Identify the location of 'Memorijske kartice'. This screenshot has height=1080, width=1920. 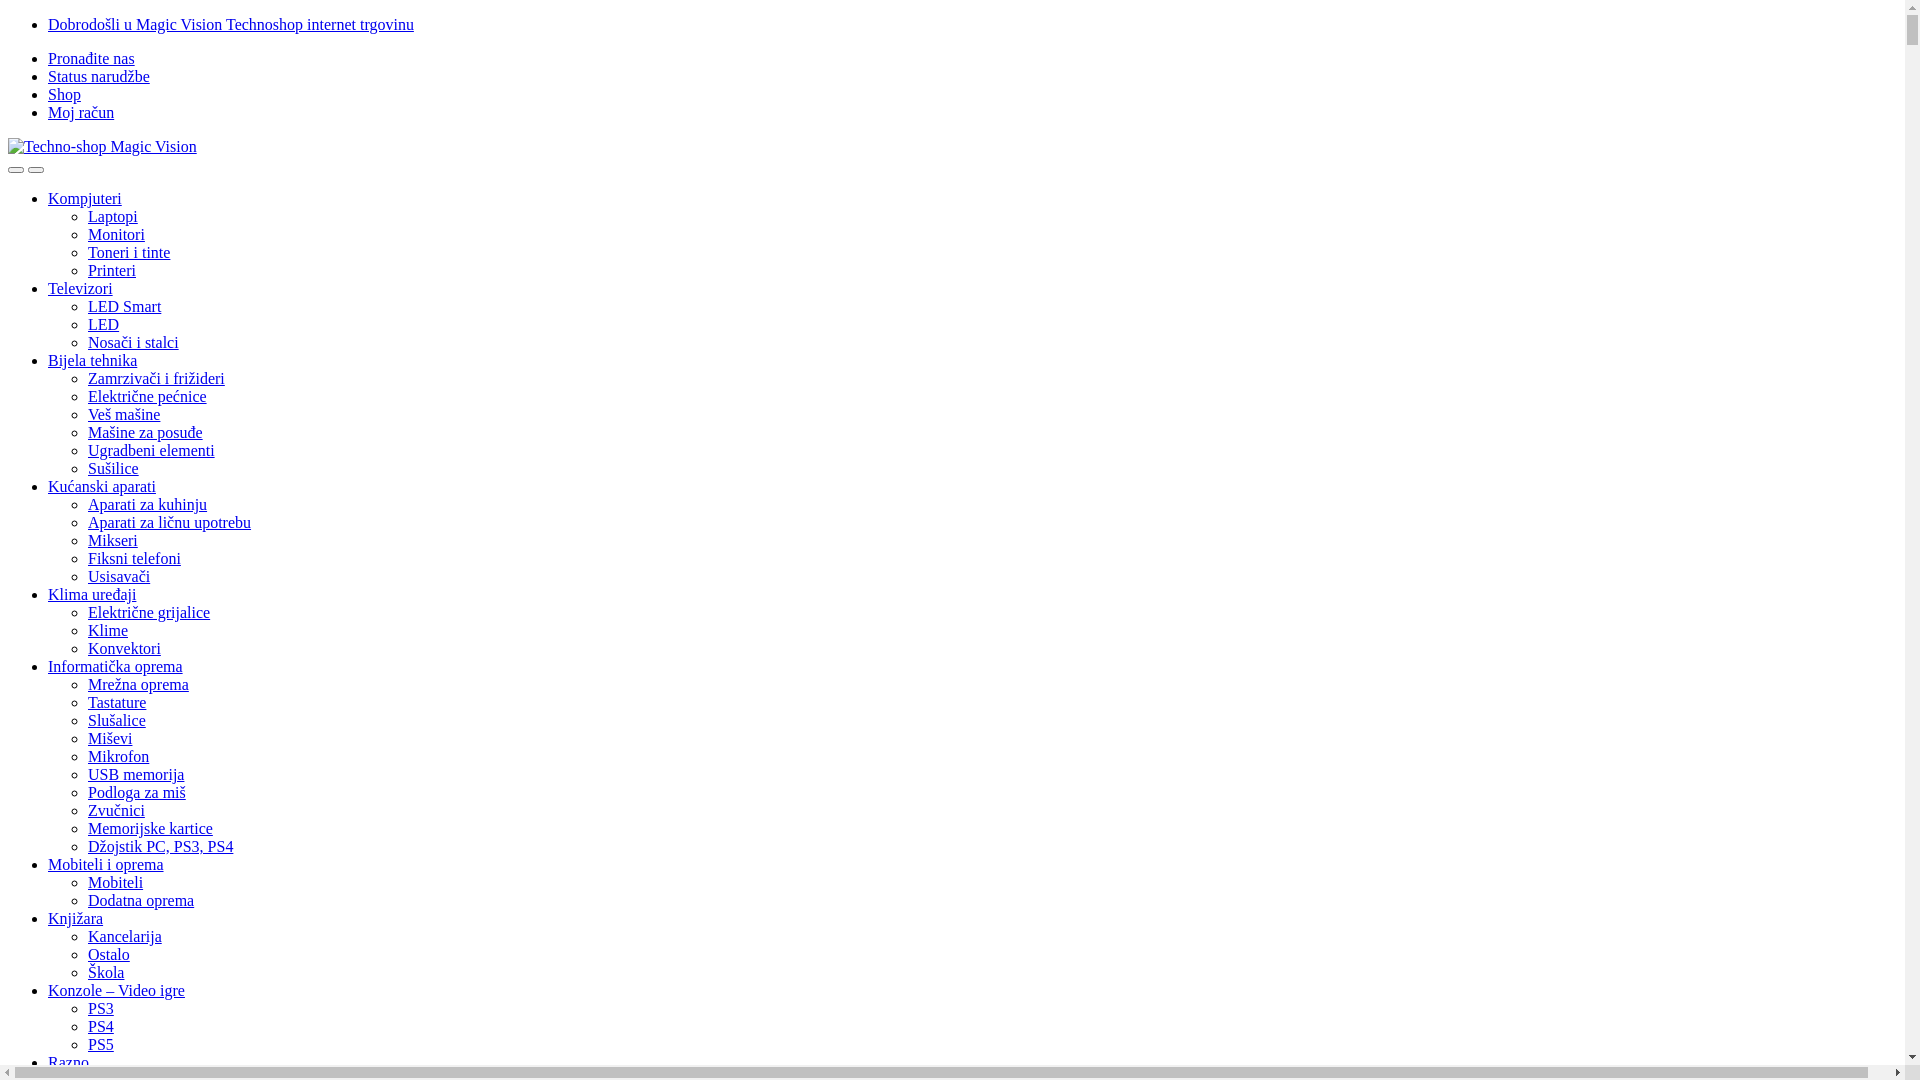
(86, 828).